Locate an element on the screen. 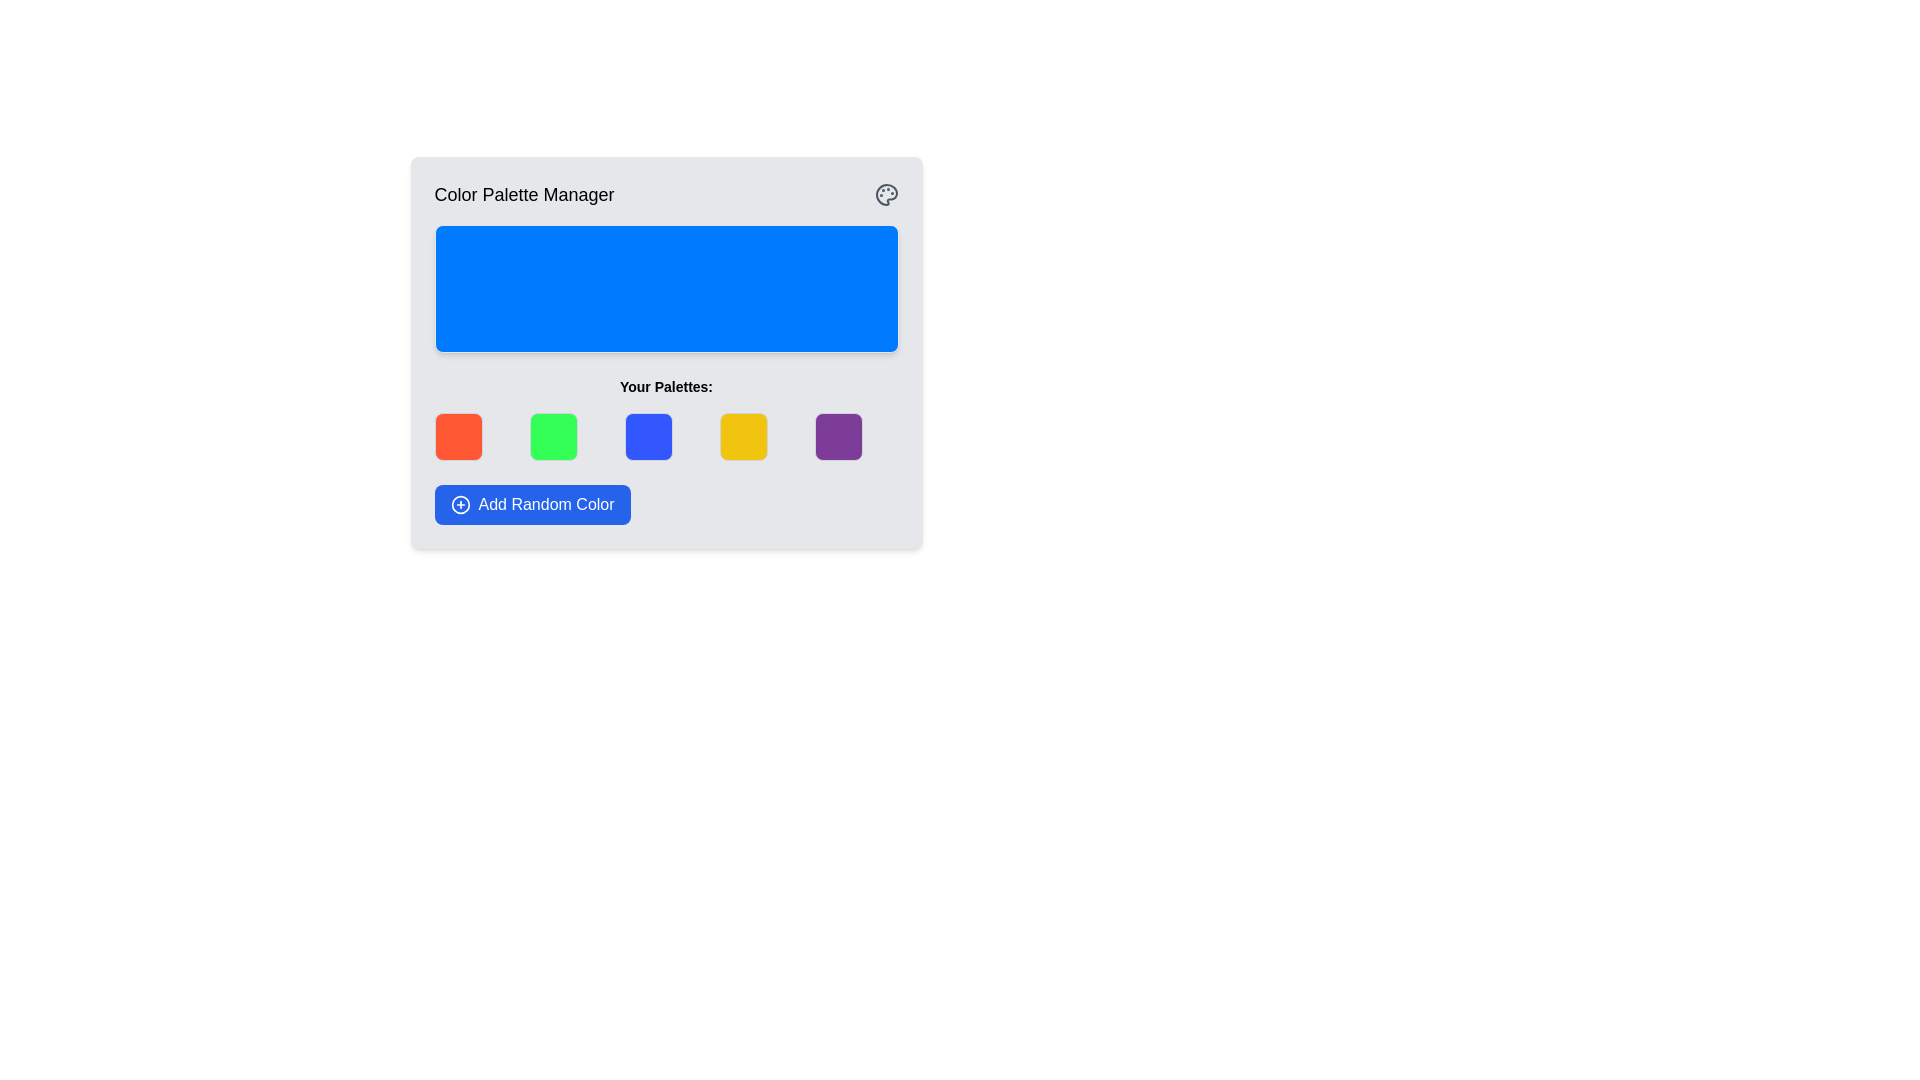 This screenshot has width=1920, height=1080. the icon located on the left side inside the blue button labeled 'Add Random Color' to initiate the add action is located at coordinates (459, 504).